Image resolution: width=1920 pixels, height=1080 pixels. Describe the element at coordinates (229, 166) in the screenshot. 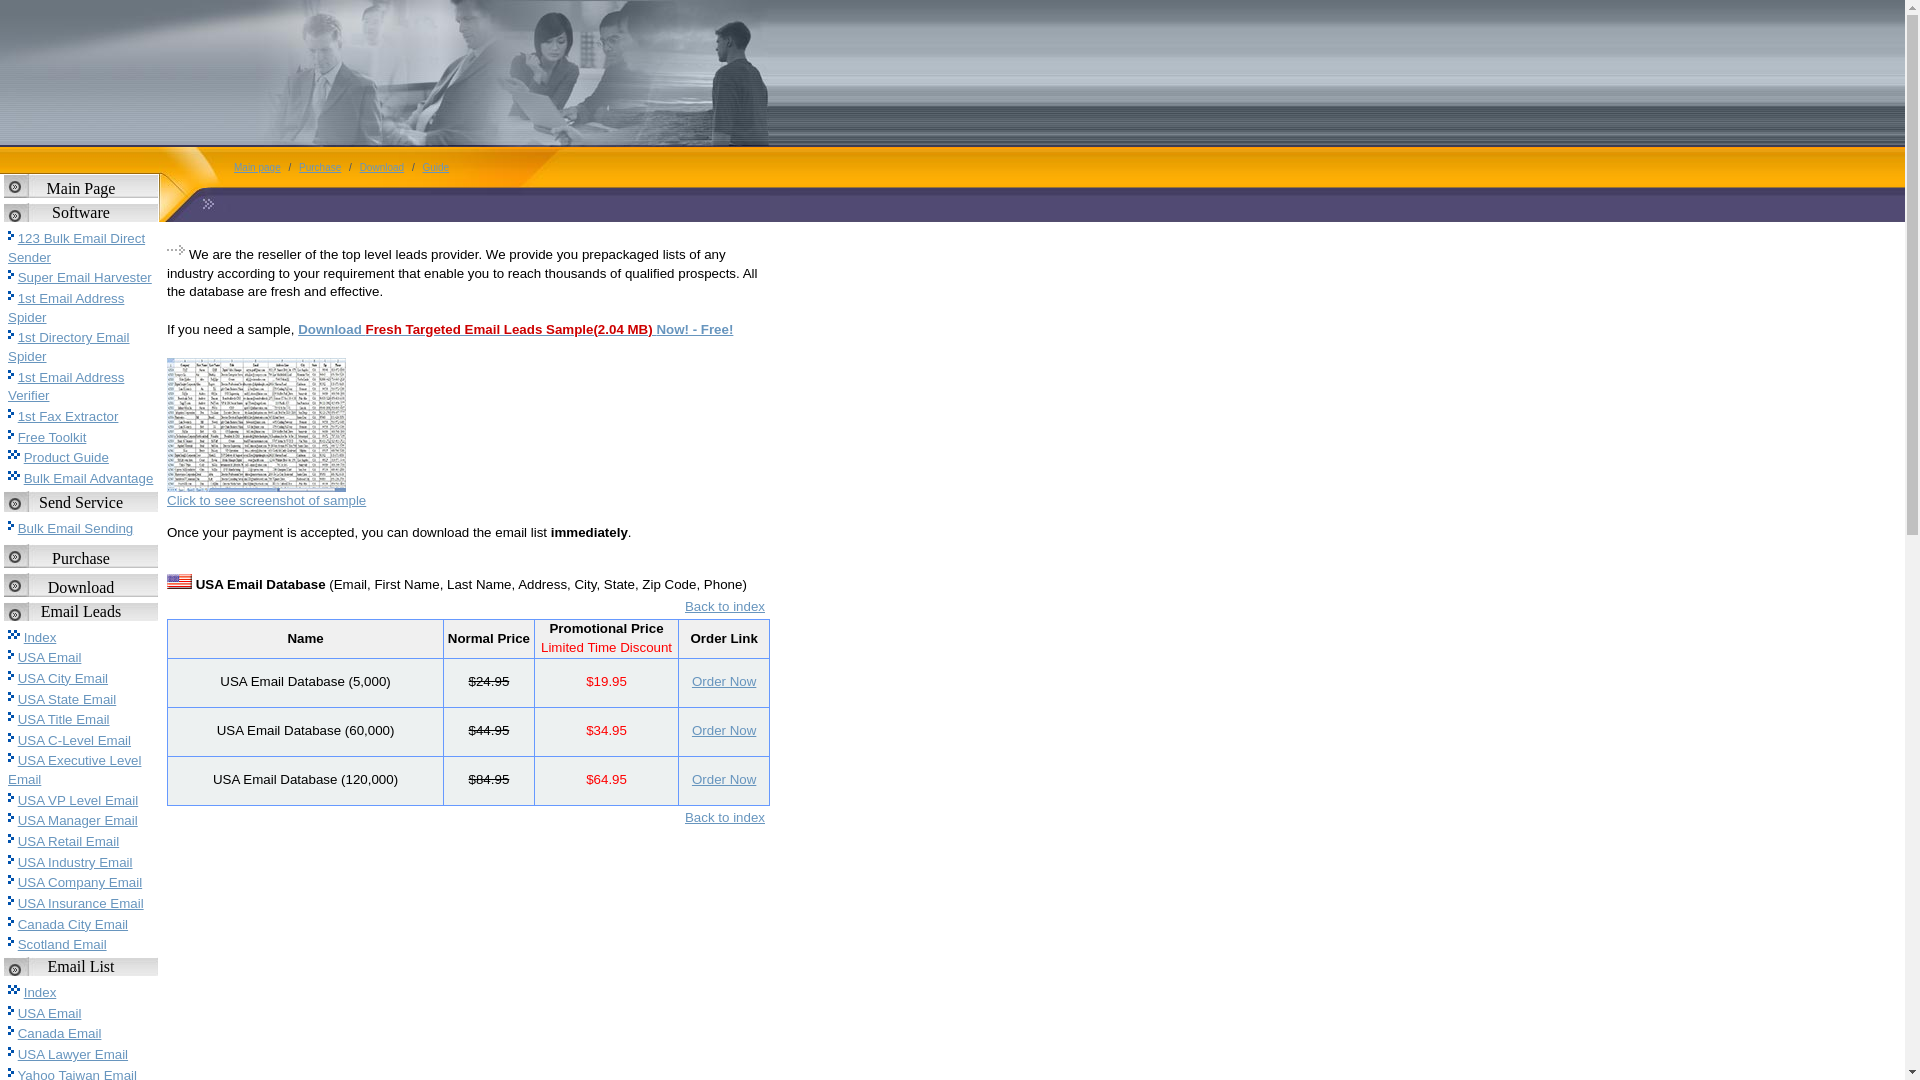

I see `'Main page'` at that location.